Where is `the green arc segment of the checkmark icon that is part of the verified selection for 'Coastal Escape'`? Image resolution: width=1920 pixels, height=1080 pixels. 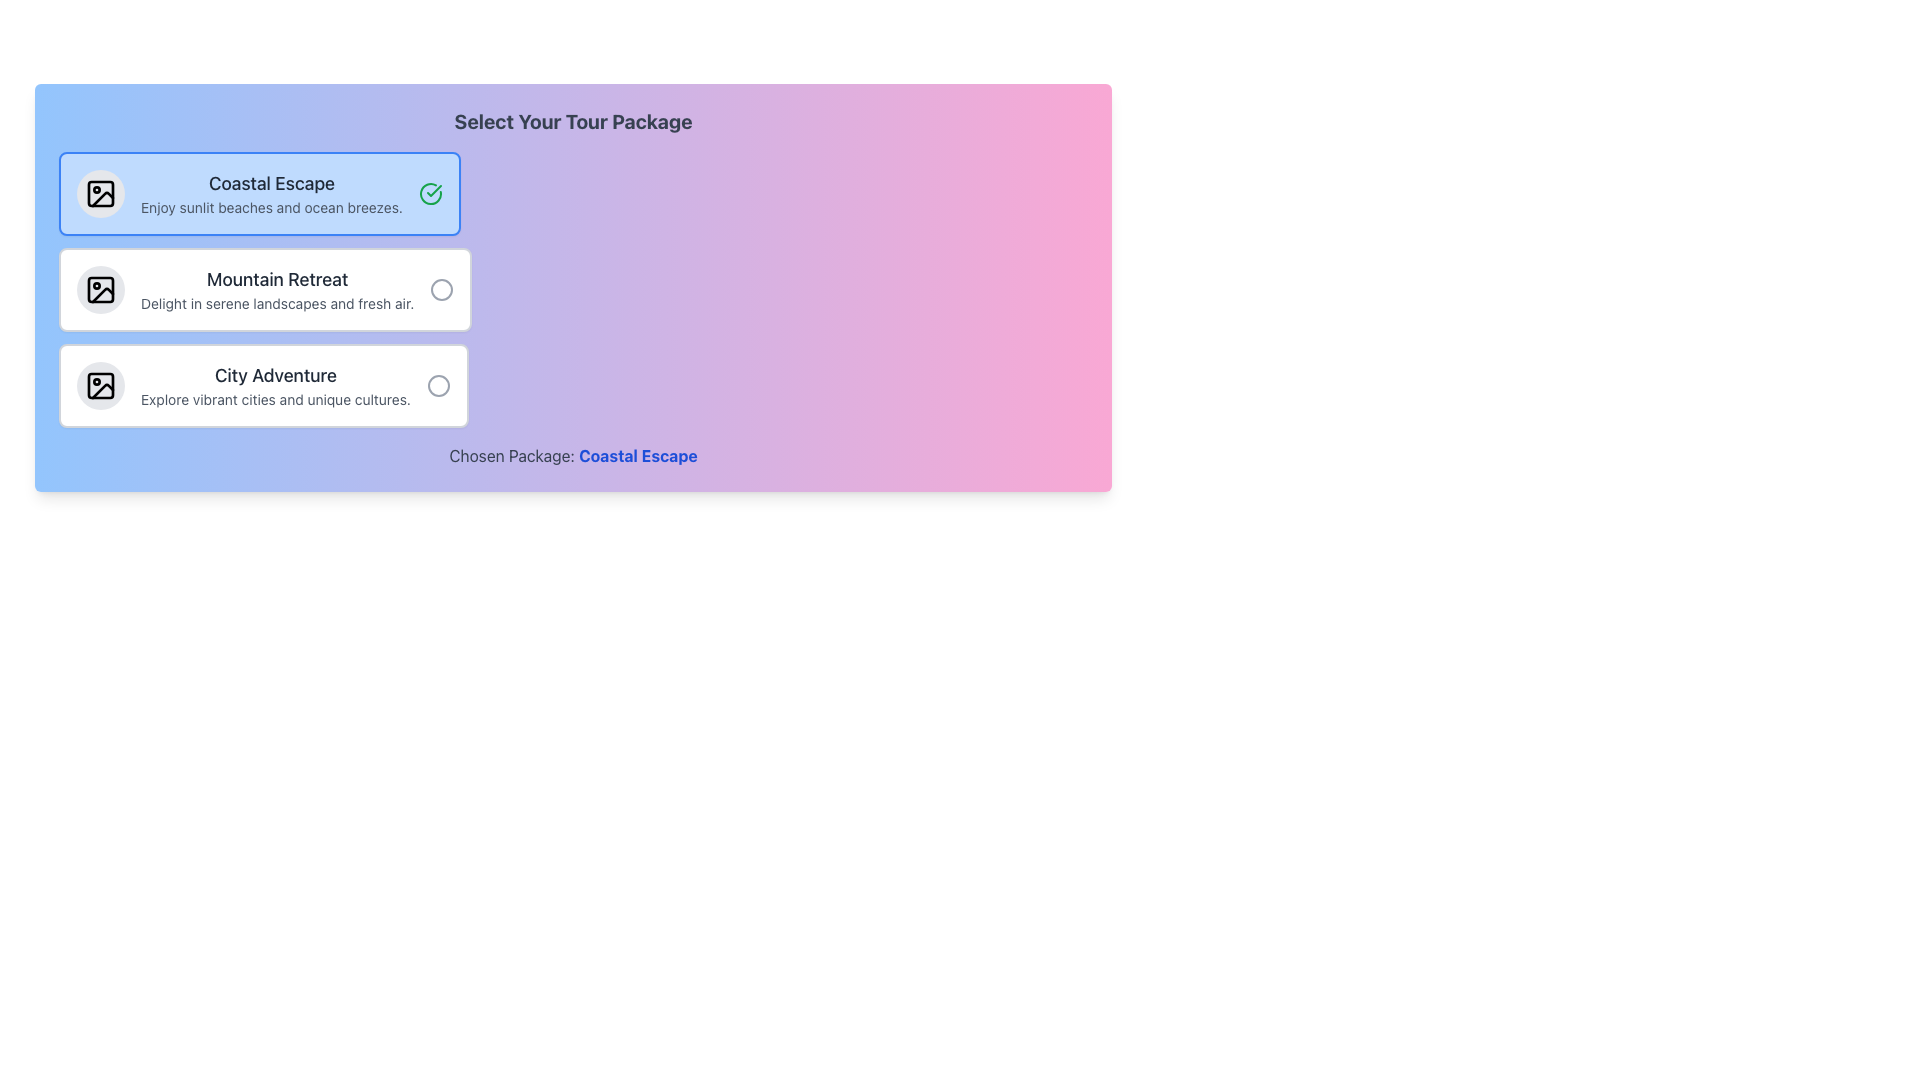
the green arc segment of the checkmark icon that is part of the verified selection for 'Coastal Escape' is located at coordinates (429, 193).